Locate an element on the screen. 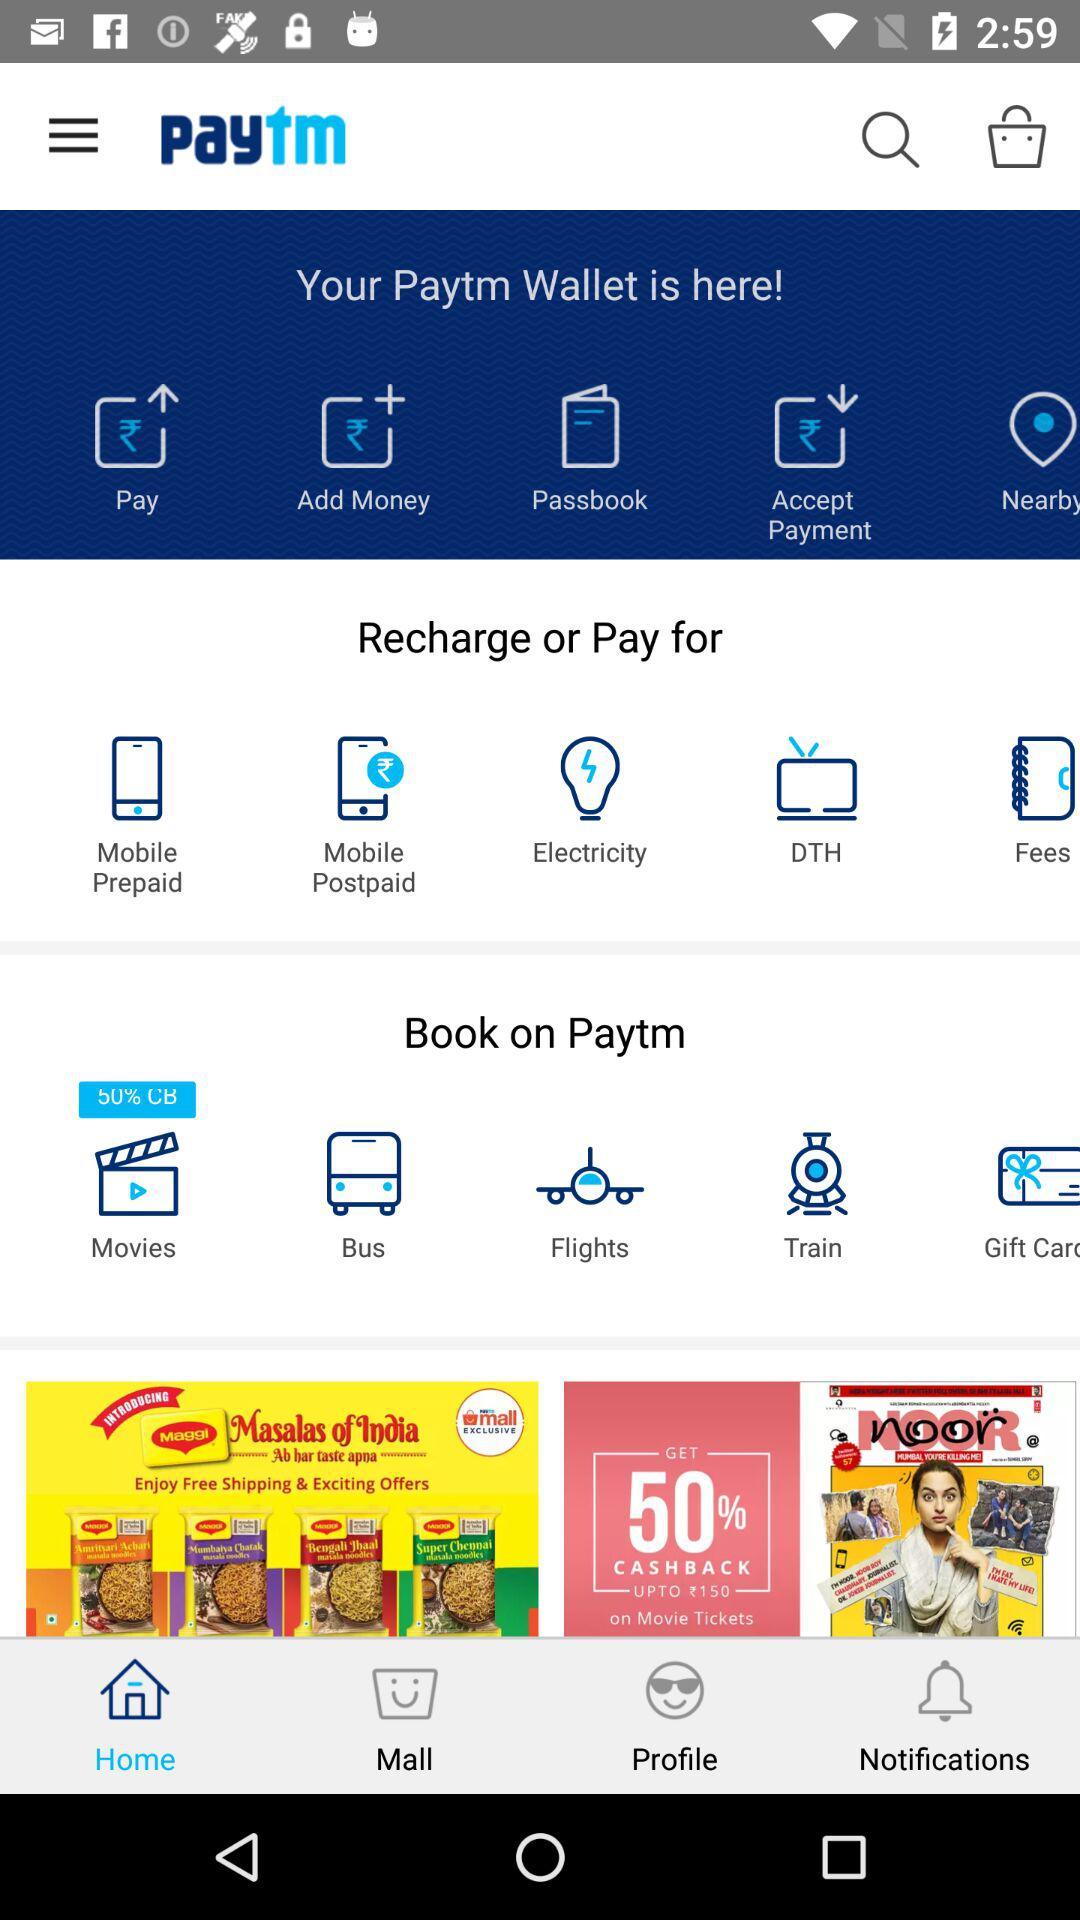 This screenshot has width=1080, height=1920. your paytm wallet icon is located at coordinates (540, 282).